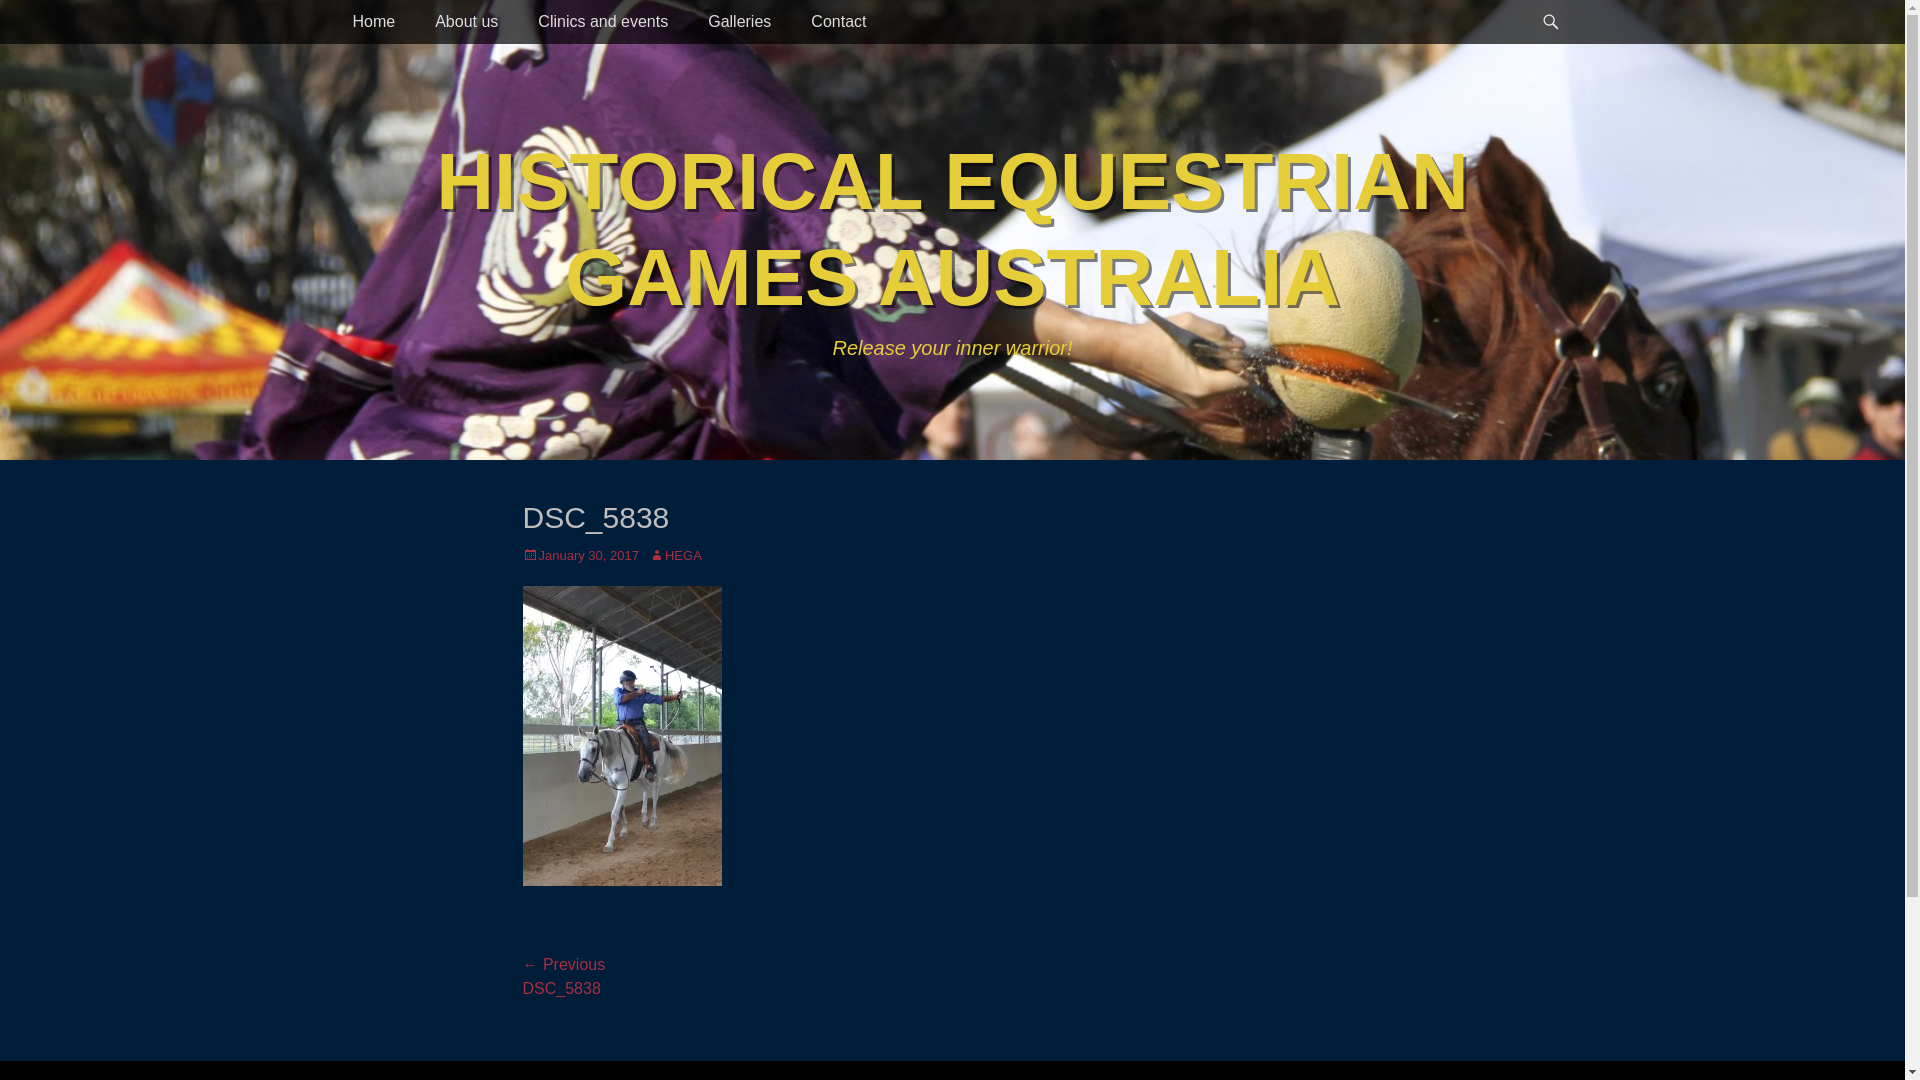 The height and width of the screenshot is (1080, 1920). Describe the element at coordinates (675, 555) in the screenshot. I see `'HEGA'` at that location.